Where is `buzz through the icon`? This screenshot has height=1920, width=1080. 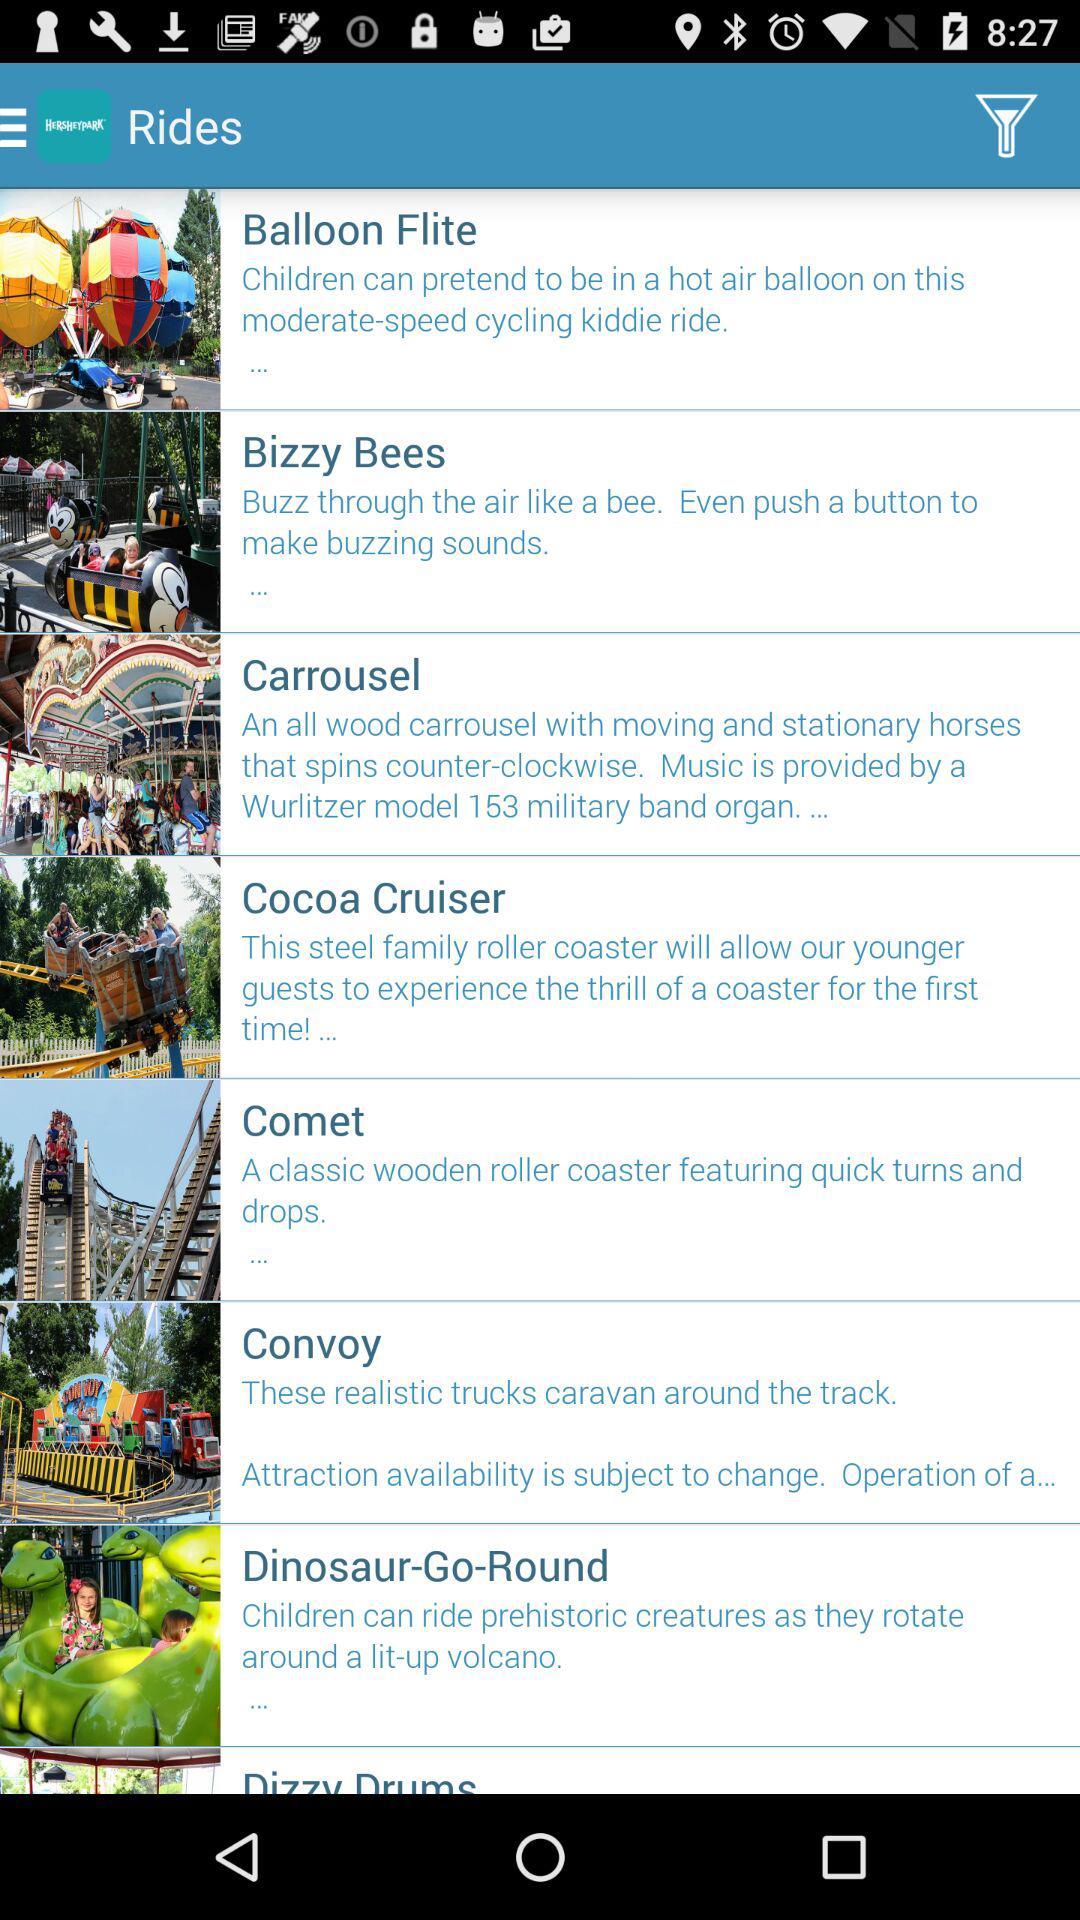
buzz through the icon is located at coordinates (650, 550).